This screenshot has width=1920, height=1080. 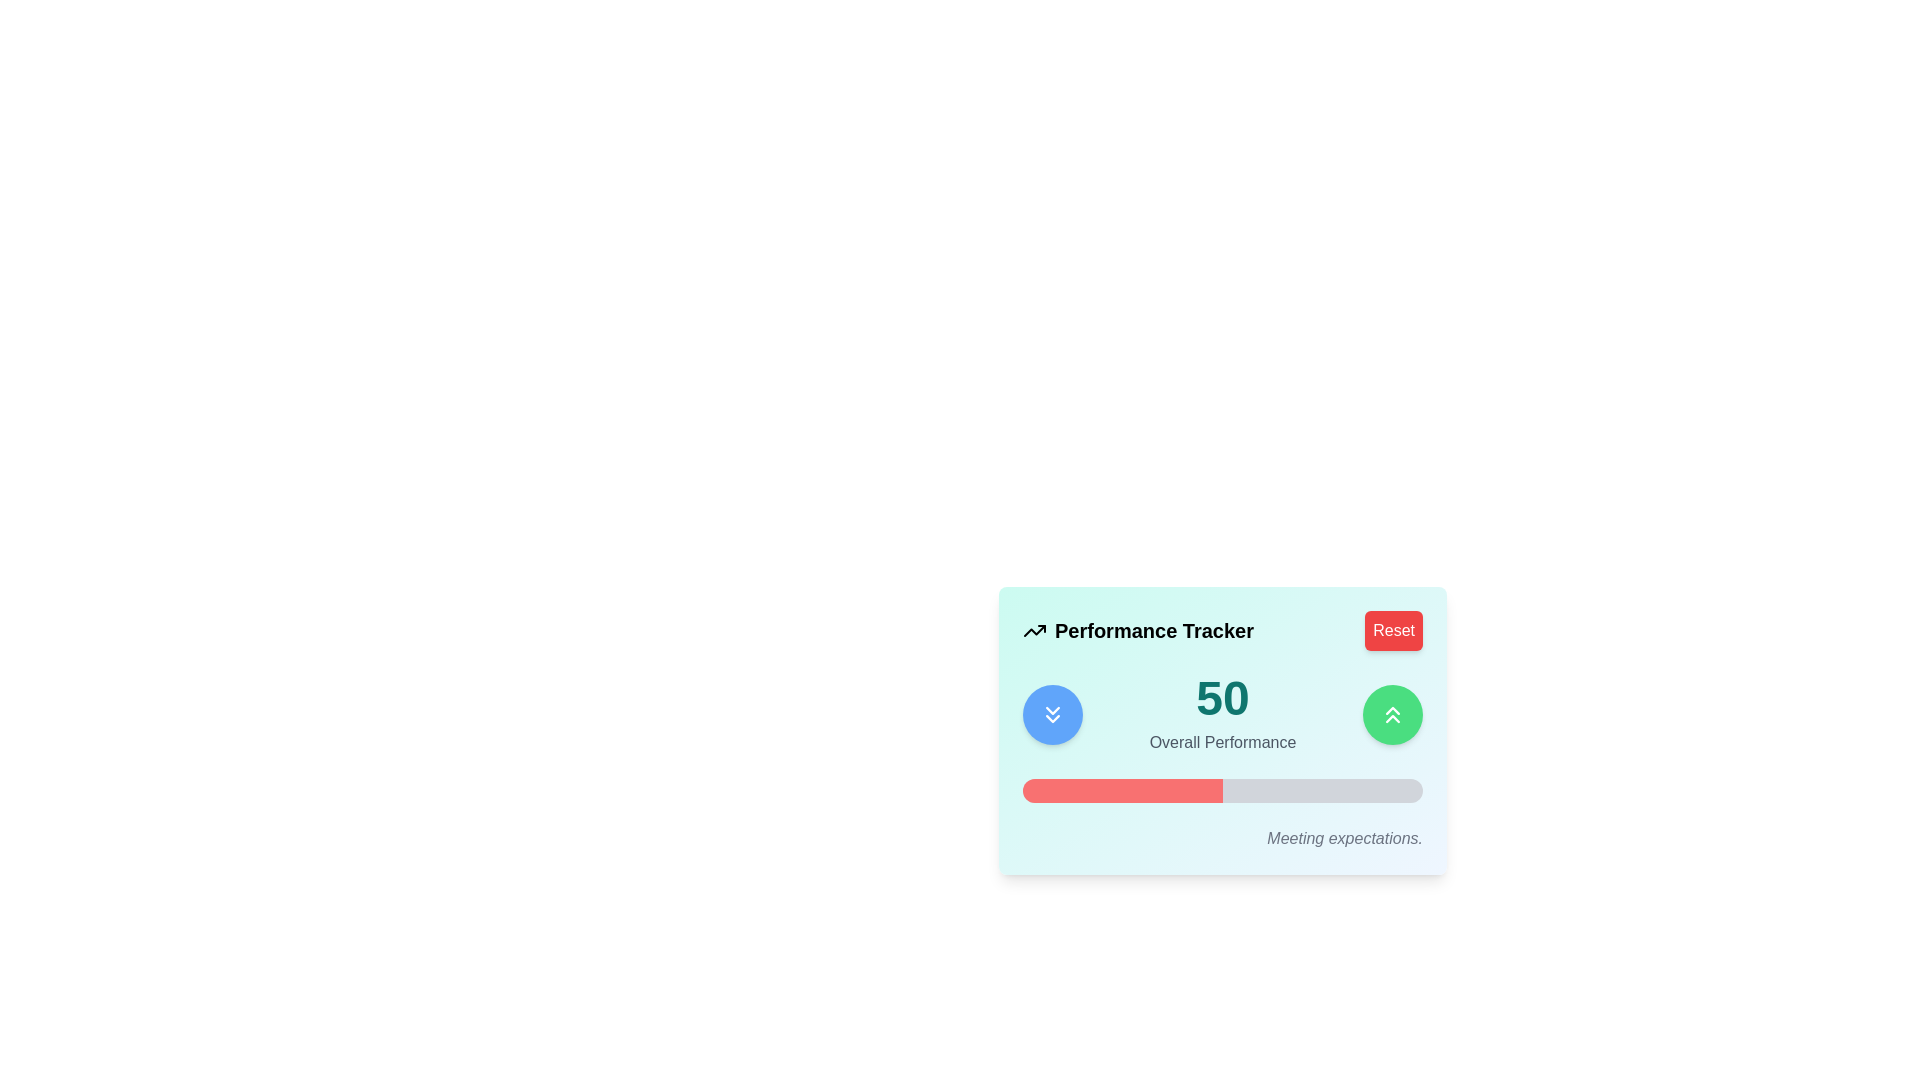 I want to click on the rounded green button labeled with 'Increase Value', so click(x=1391, y=713).